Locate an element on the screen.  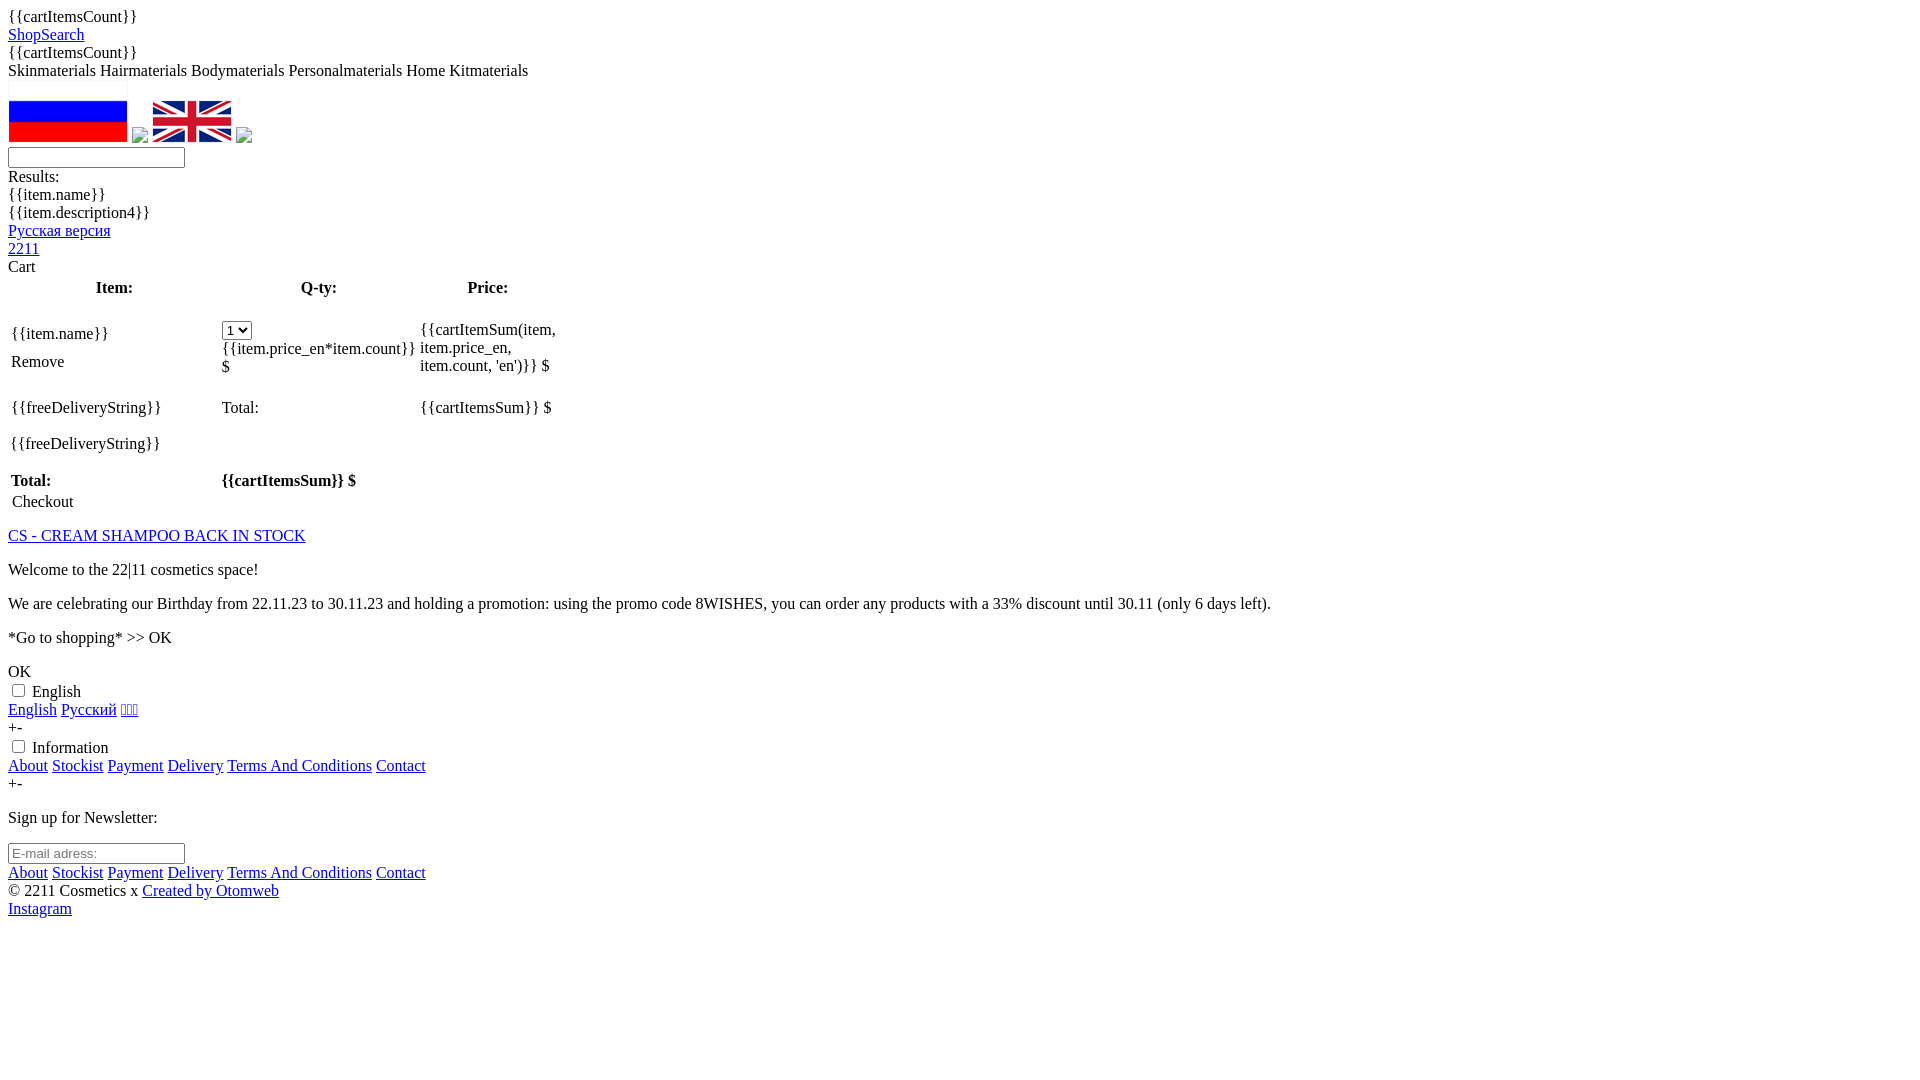
'Created by Otomweb' is located at coordinates (141, 889).